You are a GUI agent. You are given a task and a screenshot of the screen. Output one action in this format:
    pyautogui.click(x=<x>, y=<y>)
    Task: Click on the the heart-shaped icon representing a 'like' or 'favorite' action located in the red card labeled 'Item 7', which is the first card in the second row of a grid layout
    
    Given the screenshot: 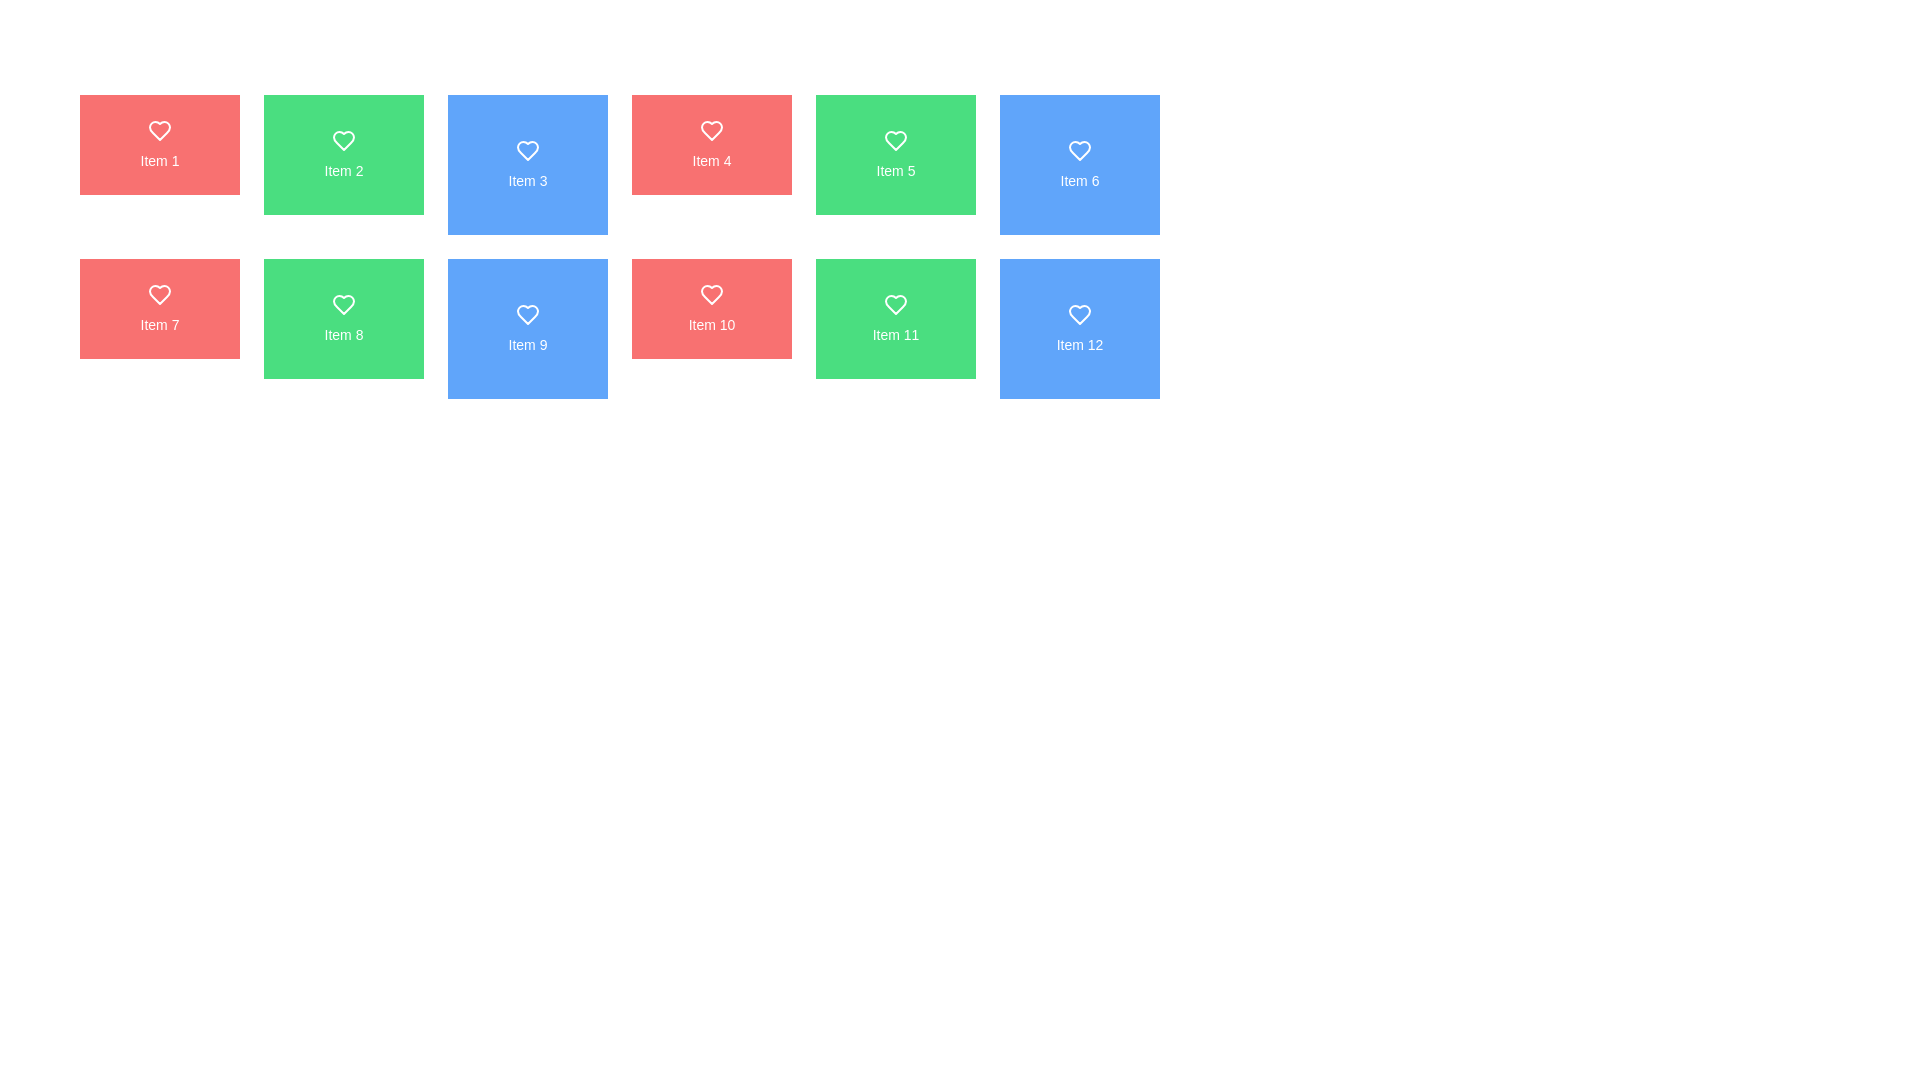 What is the action you would take?
    pyautogui.click(x=158, y=294)
    